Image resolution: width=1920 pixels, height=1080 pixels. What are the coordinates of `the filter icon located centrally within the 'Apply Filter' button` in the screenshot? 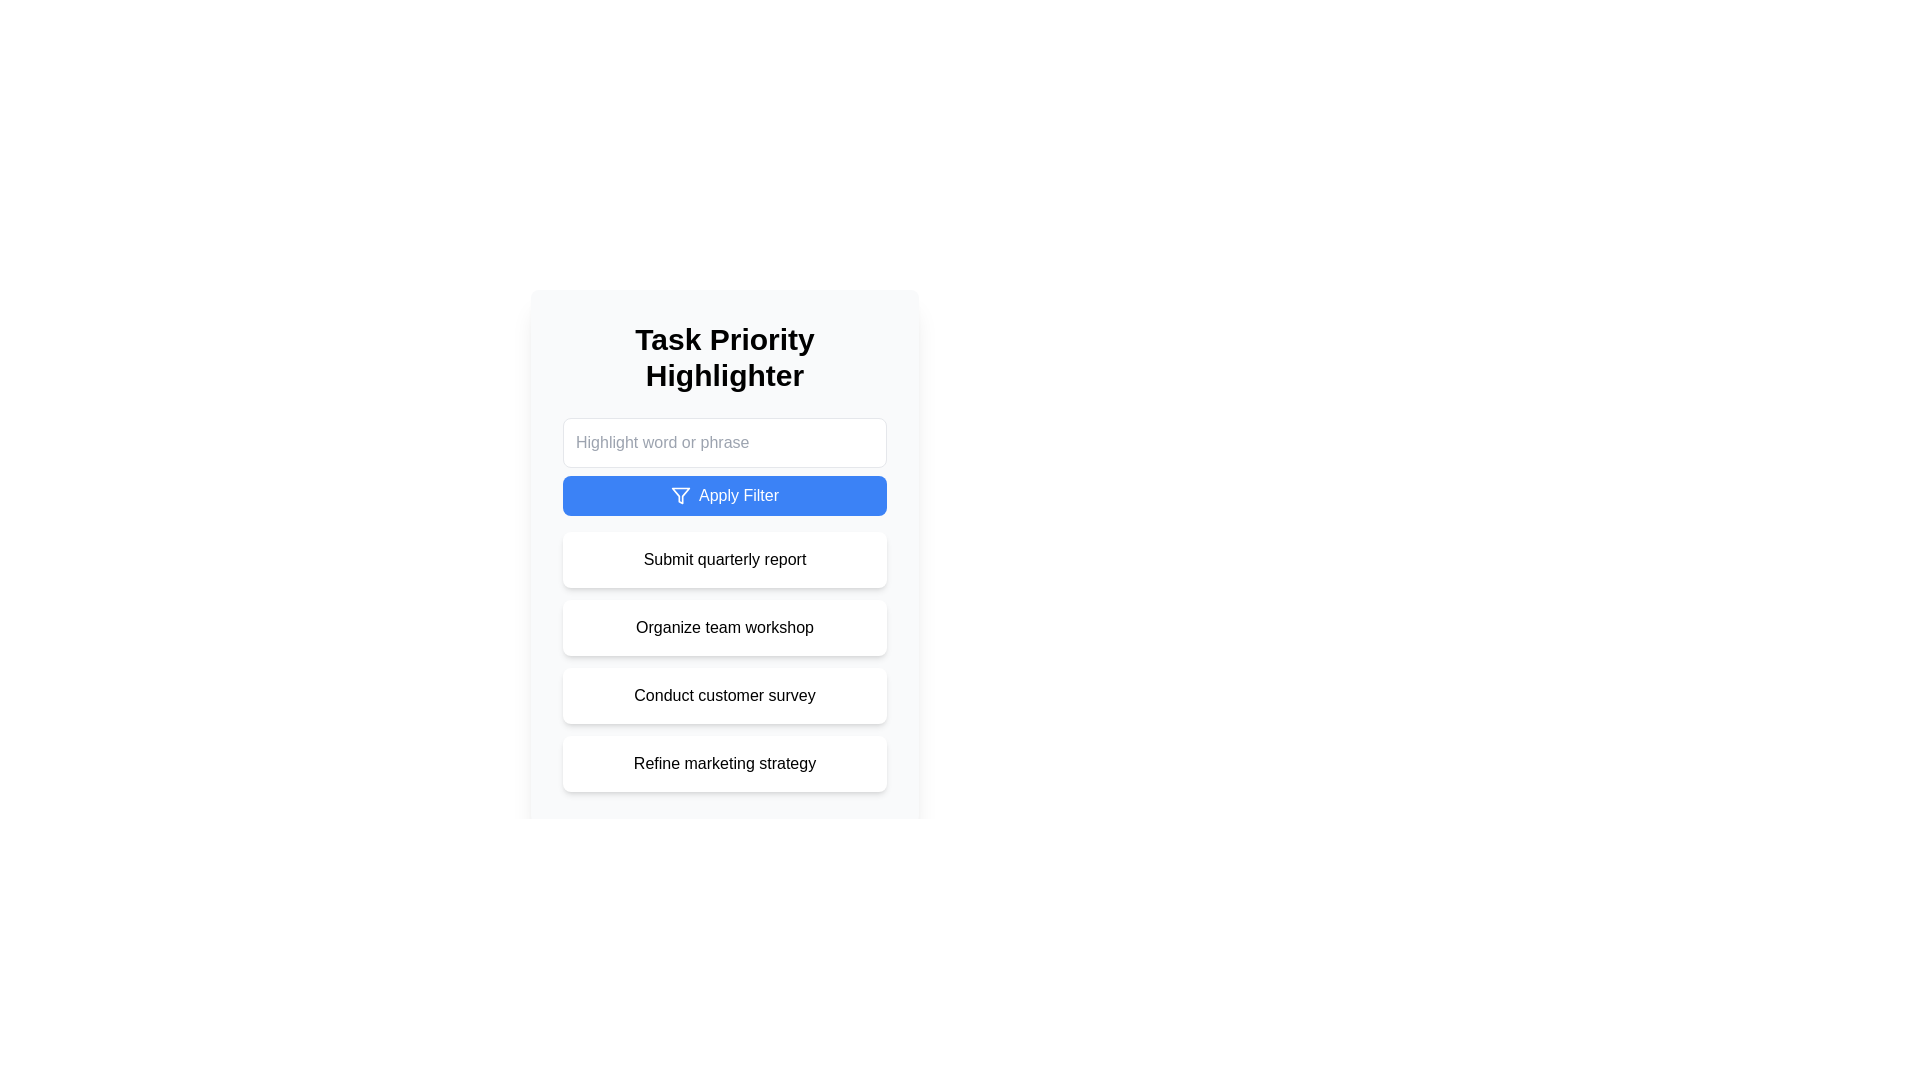 It's located at (681, 495).